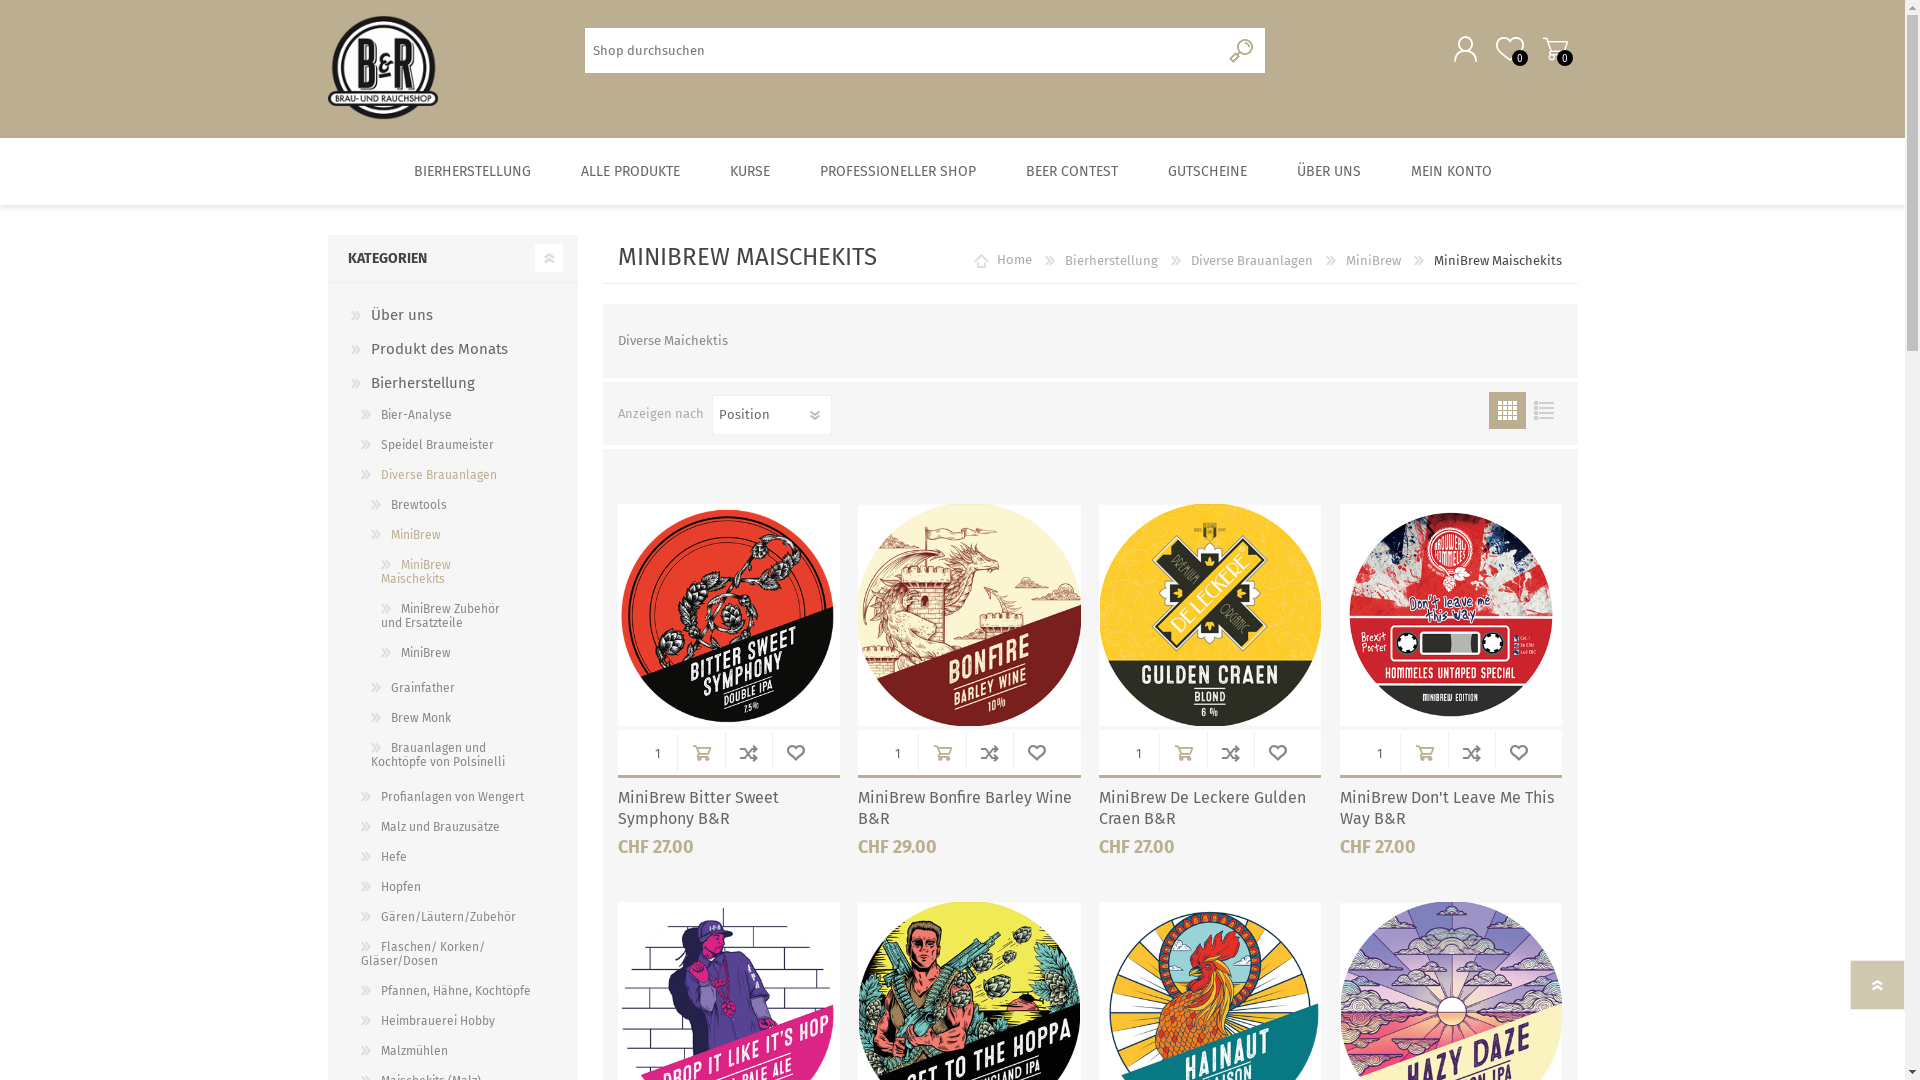 Image resolution: width=1920 pixels, height=1080 pixels. What do you see at coordinates (368, 504) in the screenshot?
I see `'Brewtools'` at bounding box center [368, 504].